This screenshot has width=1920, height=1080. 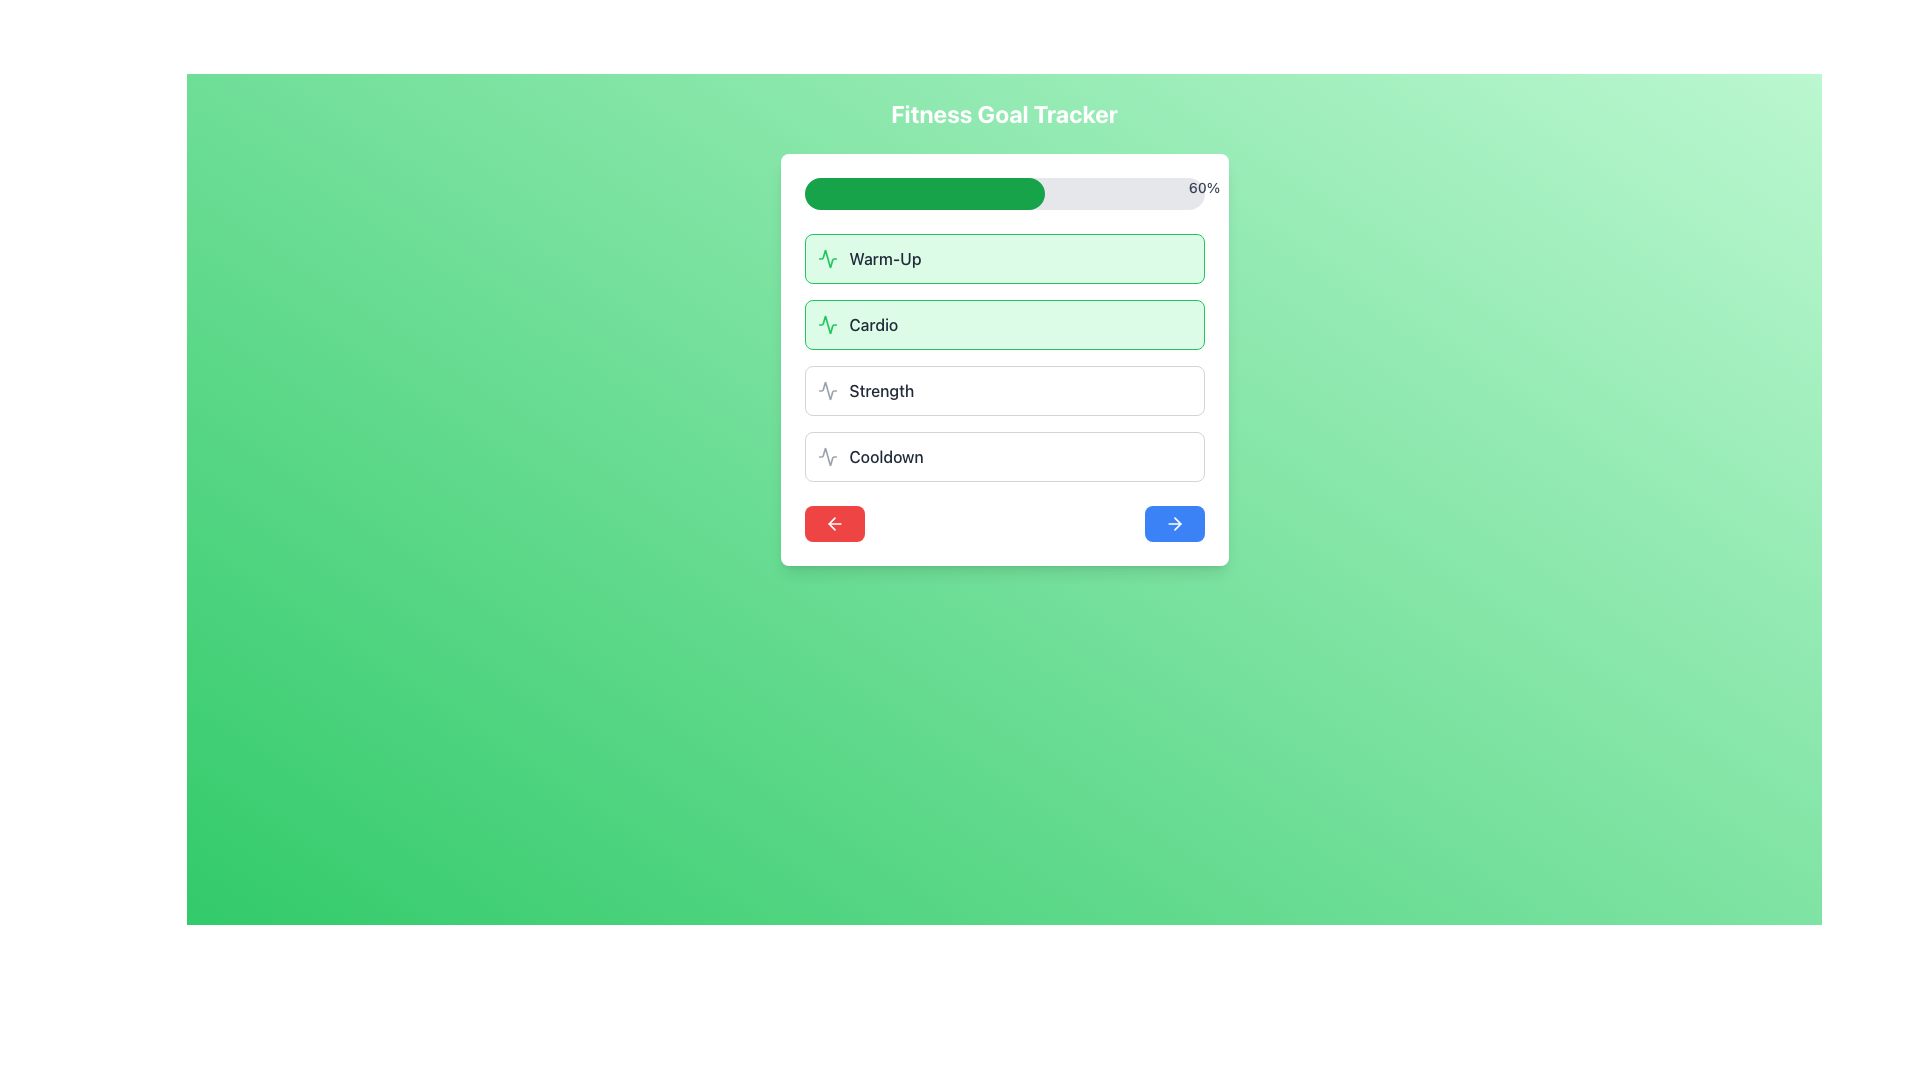 What do you see at coordinates (827, 456) in the screenshot?
I see `the electrocardiogram wave icon located to the left of the 'Cooldown' text in the fourth item of the vertical list` at bounding box center [827, 456].